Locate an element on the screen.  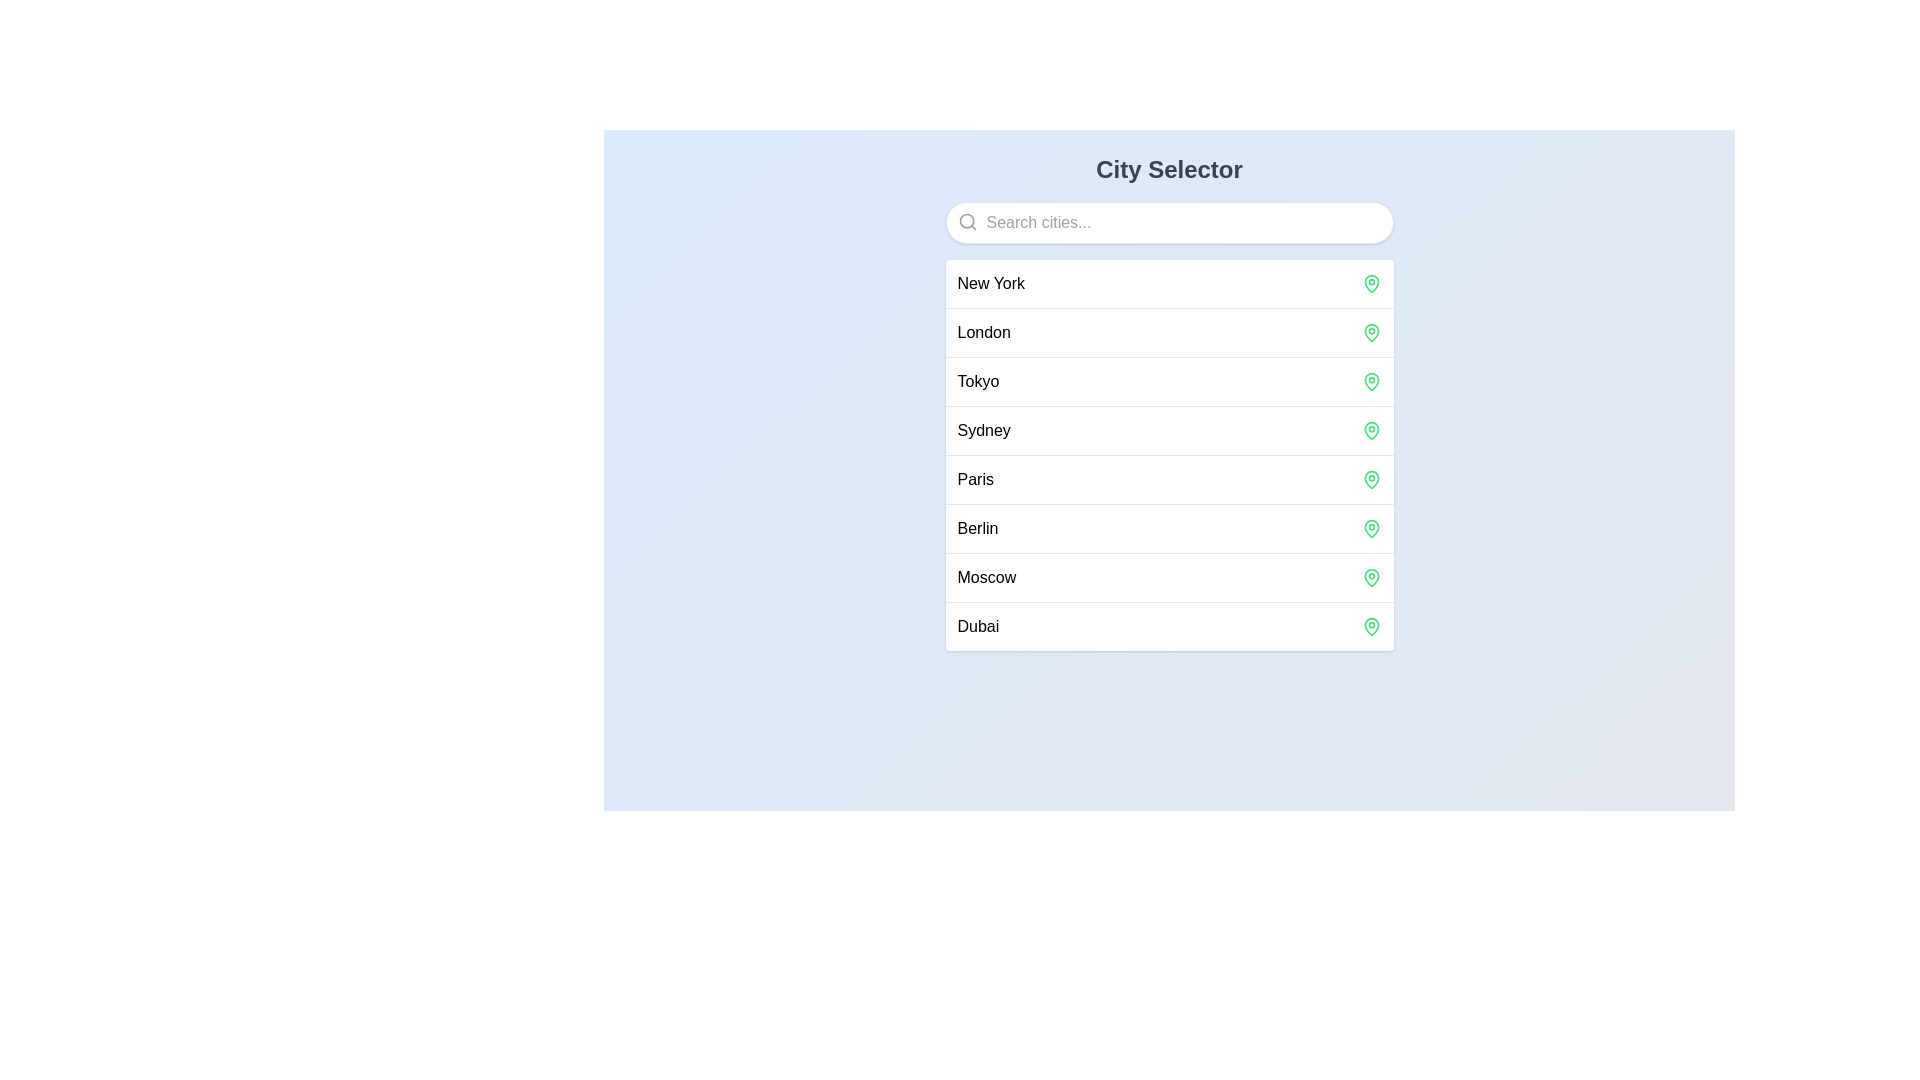
the 'New York' text label, which is the first item in a list of city names is located at coordinates (991, 284).